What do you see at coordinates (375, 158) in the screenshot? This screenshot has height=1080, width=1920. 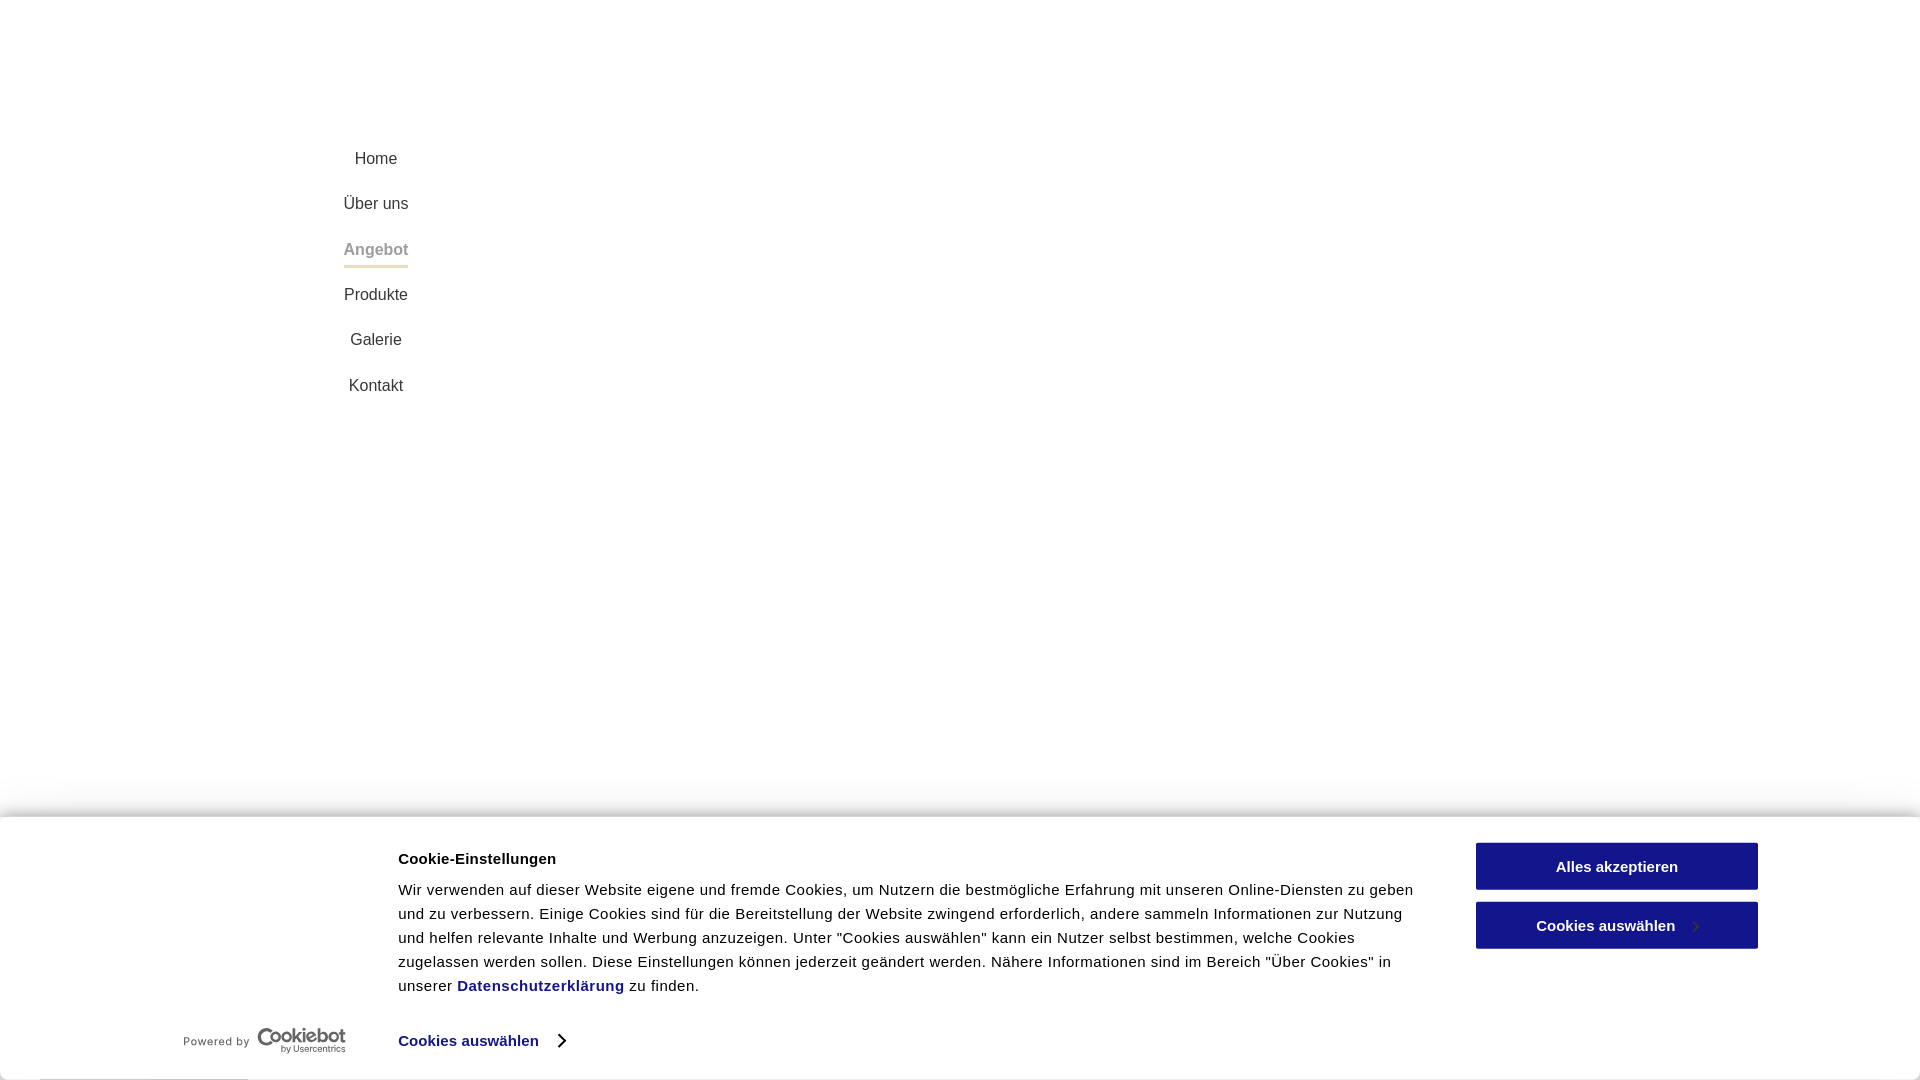 I see `'Home'` at bounding box center [375, 158].